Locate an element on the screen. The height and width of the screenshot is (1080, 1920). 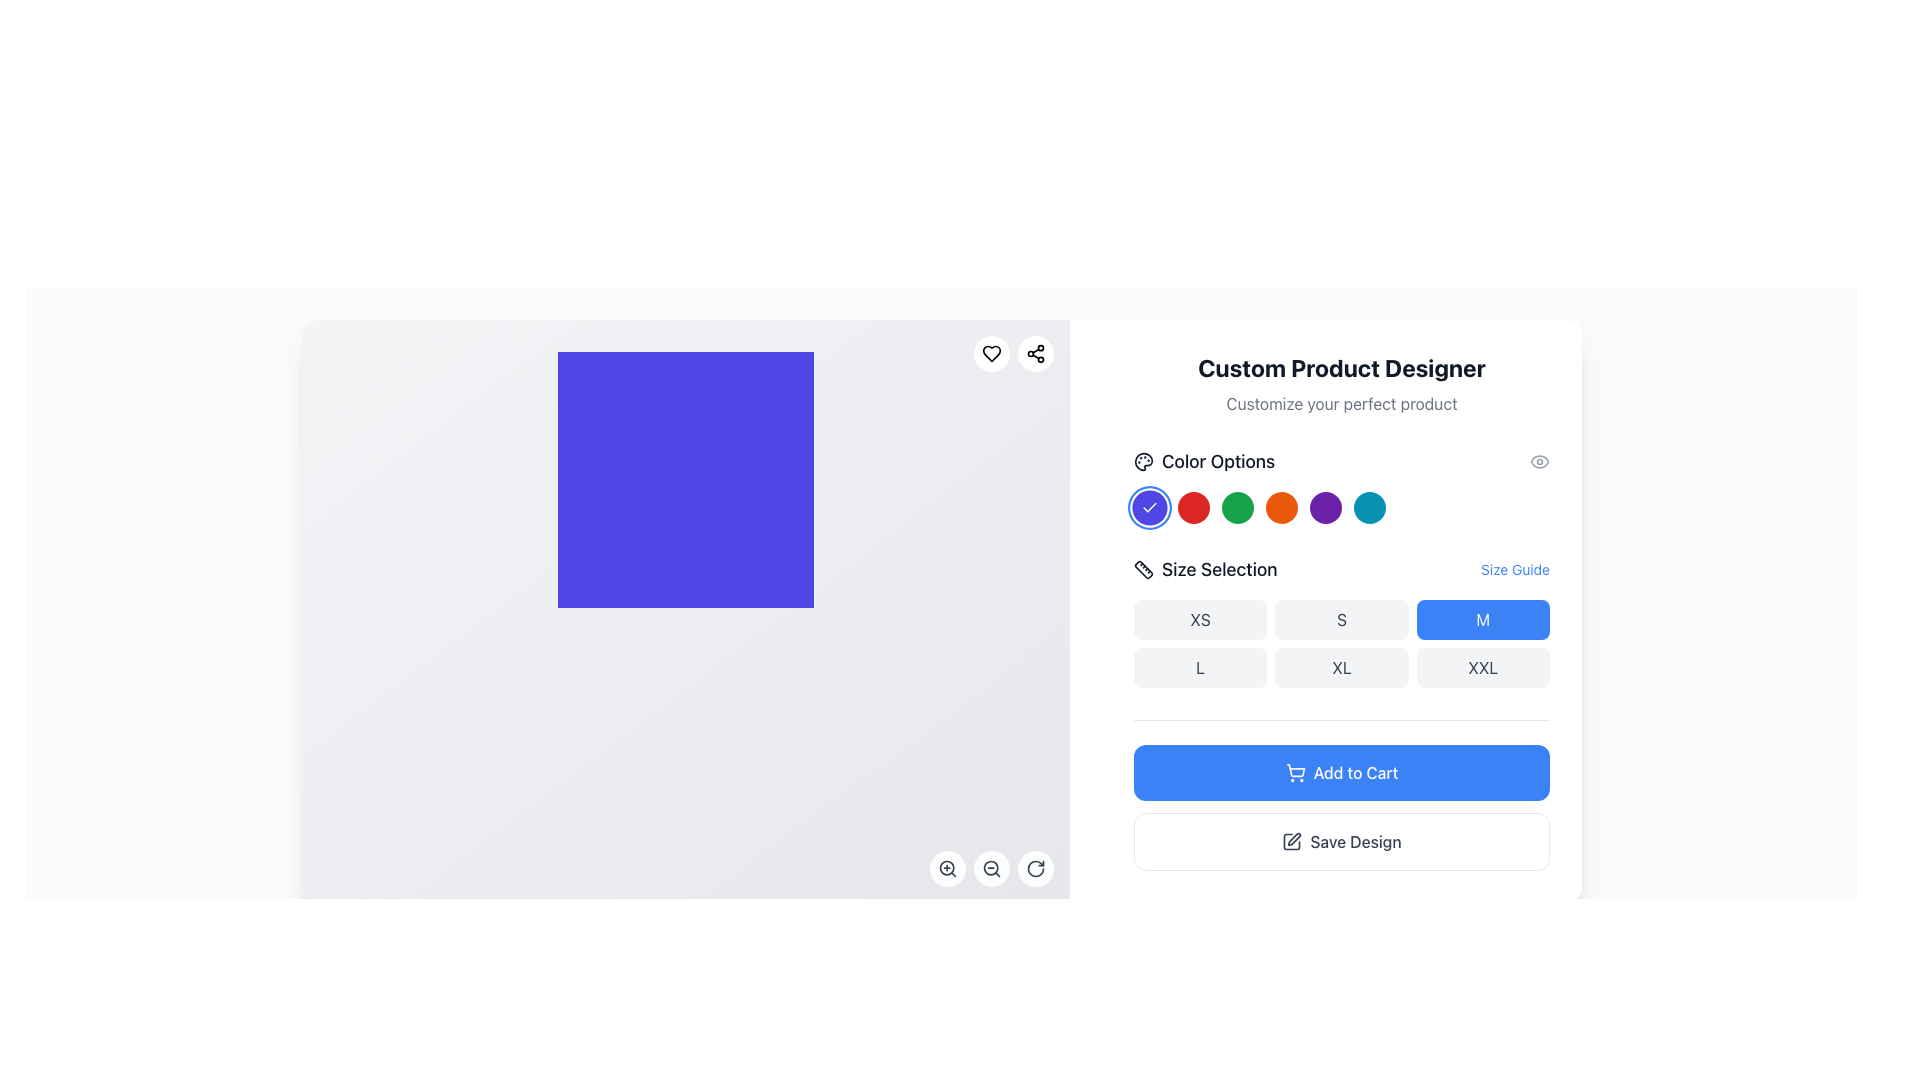
the 'Add to Cart' button that contains the shopping cart icon, located at the bottom-right area of the user interface is located at coordinates (1295, 769).